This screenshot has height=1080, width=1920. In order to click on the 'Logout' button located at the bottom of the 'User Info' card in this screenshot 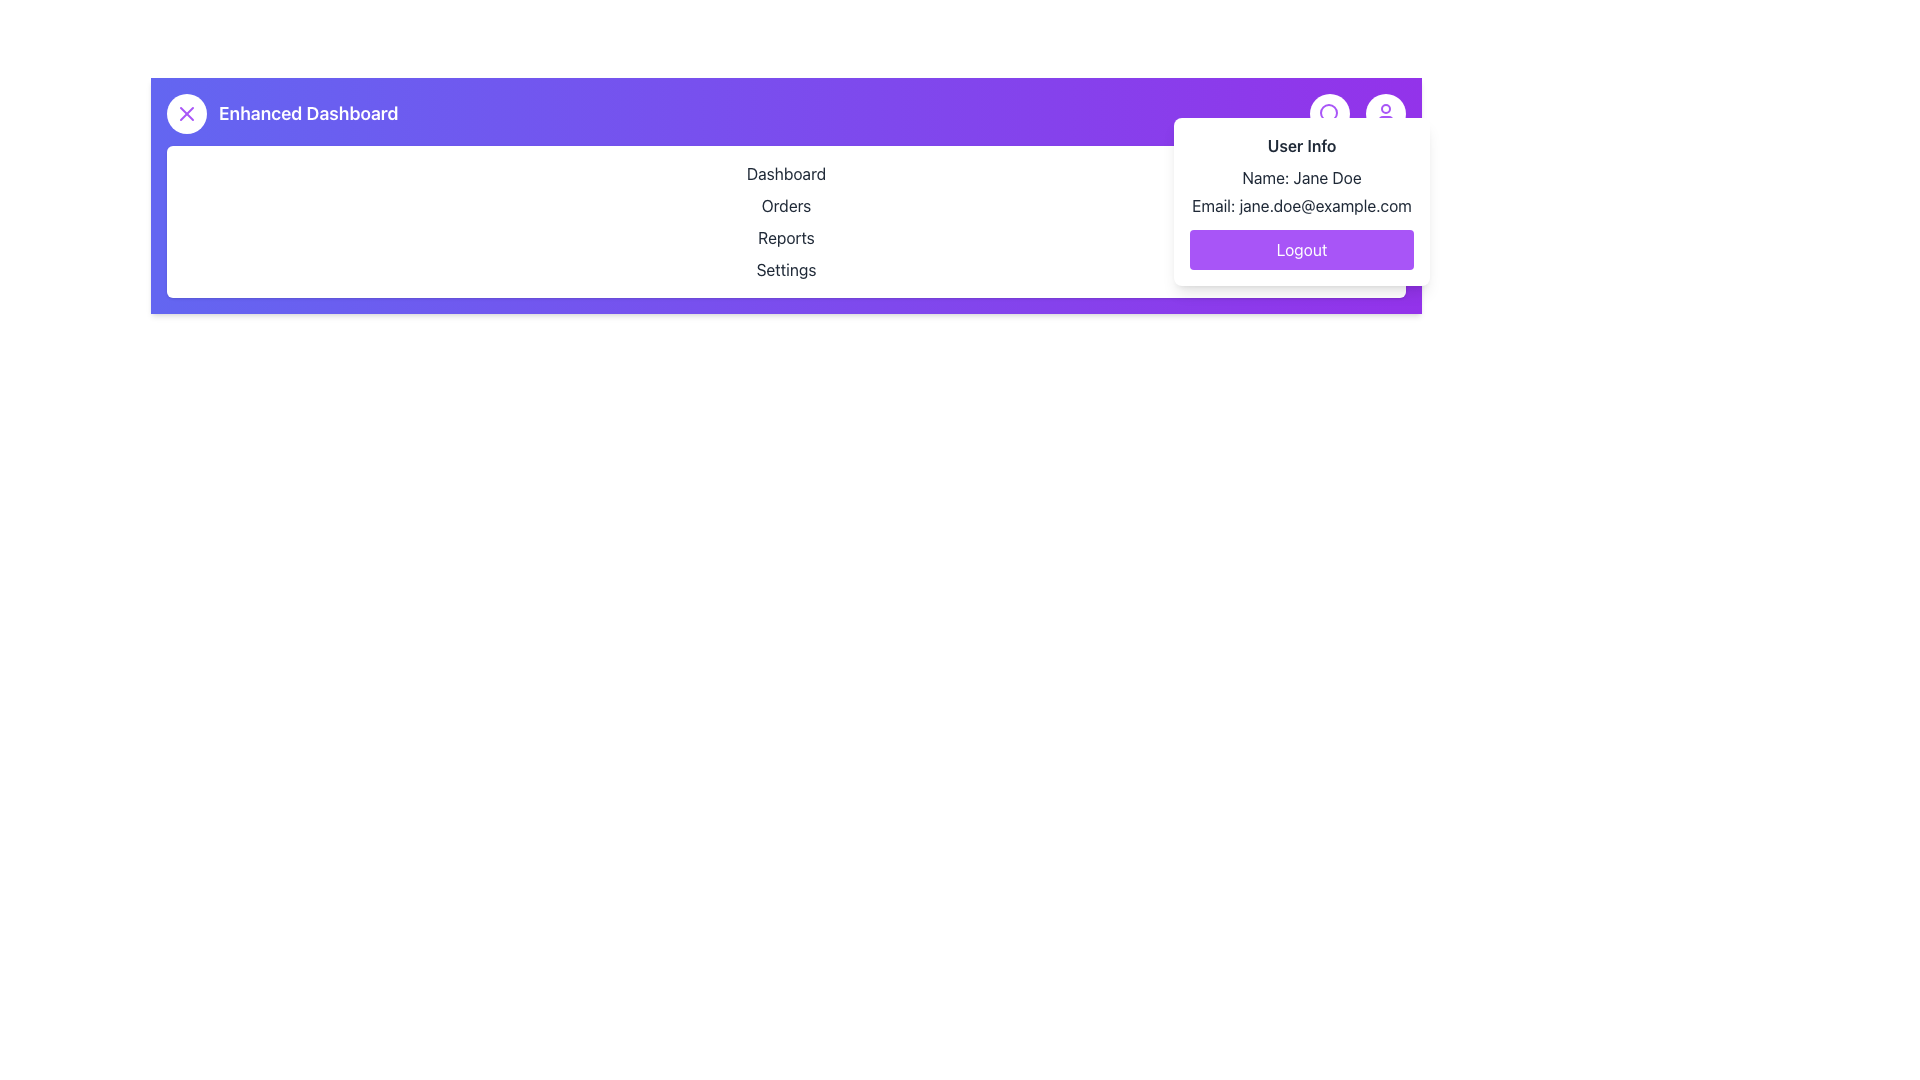, I will do `click(1301, 249)`.